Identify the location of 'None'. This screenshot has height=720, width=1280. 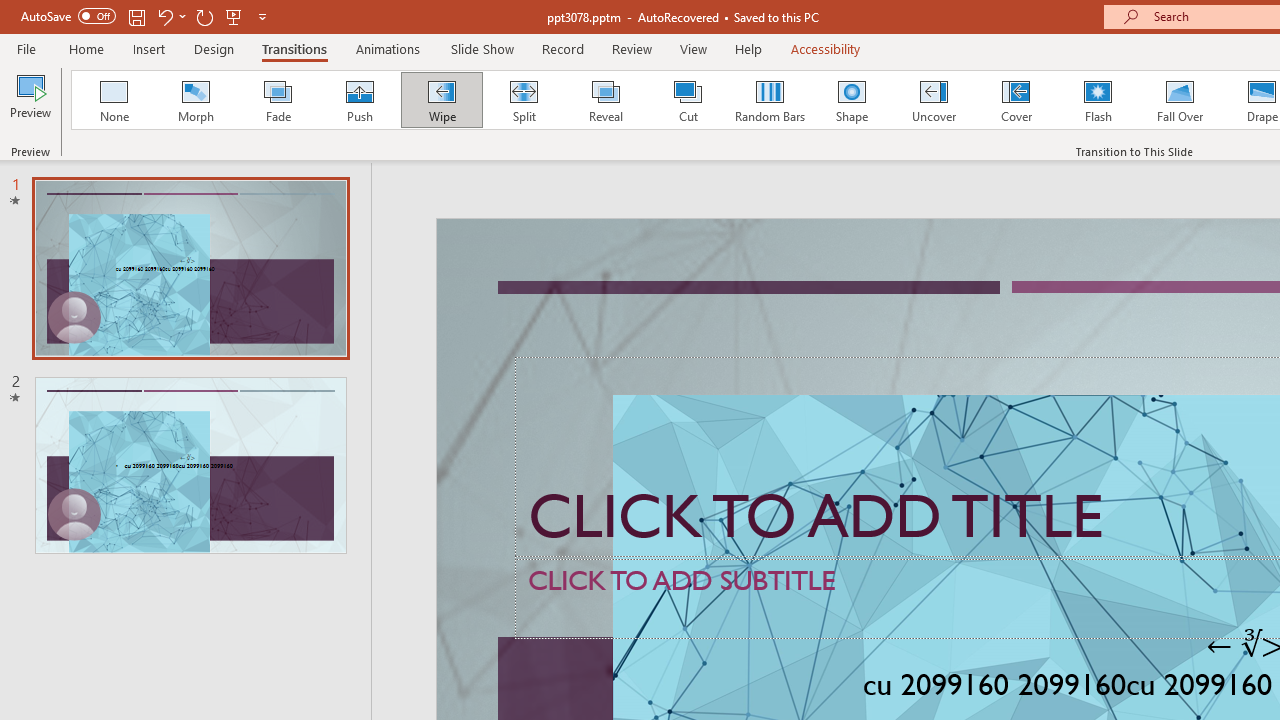
(112, 100).